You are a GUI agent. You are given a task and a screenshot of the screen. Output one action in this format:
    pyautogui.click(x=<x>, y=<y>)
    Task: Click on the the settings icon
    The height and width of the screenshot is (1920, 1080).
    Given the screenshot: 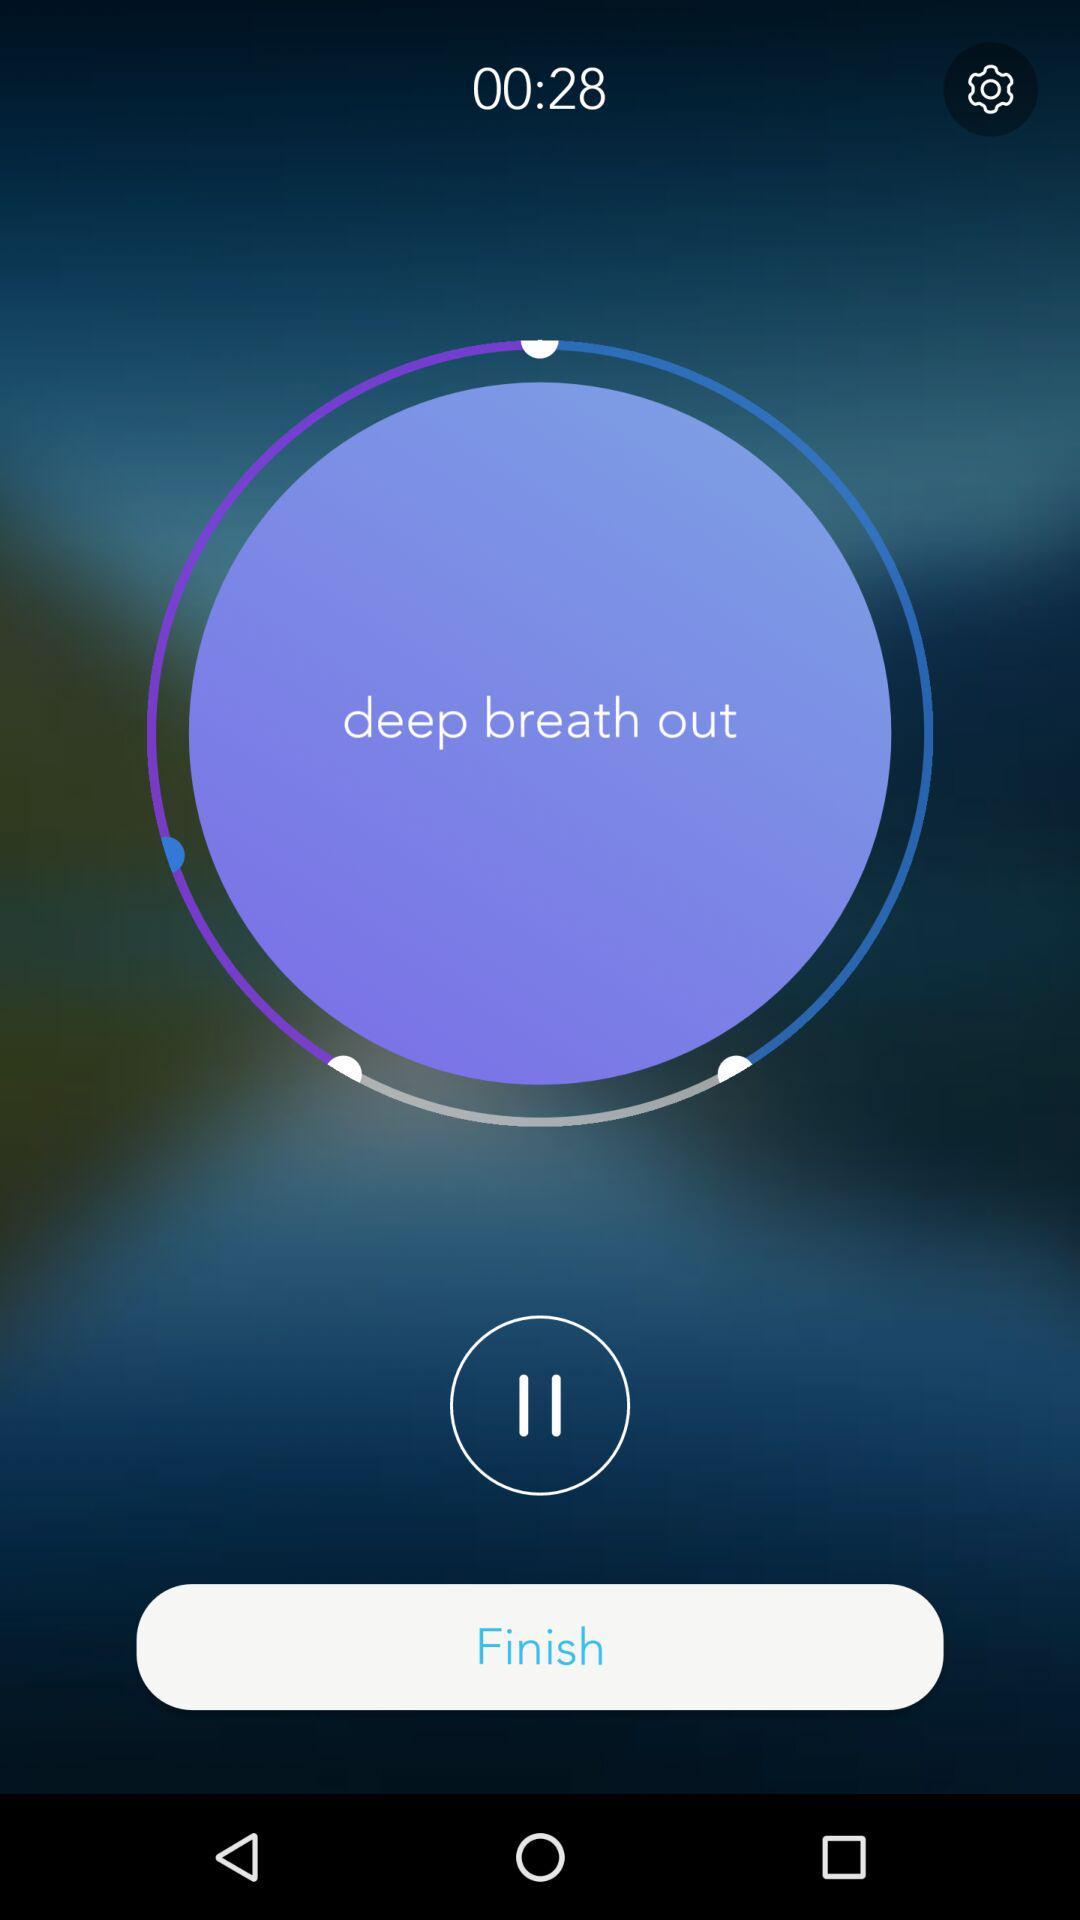 What is the action you would take?
    pyautogui.click(x=990, y=88)
    